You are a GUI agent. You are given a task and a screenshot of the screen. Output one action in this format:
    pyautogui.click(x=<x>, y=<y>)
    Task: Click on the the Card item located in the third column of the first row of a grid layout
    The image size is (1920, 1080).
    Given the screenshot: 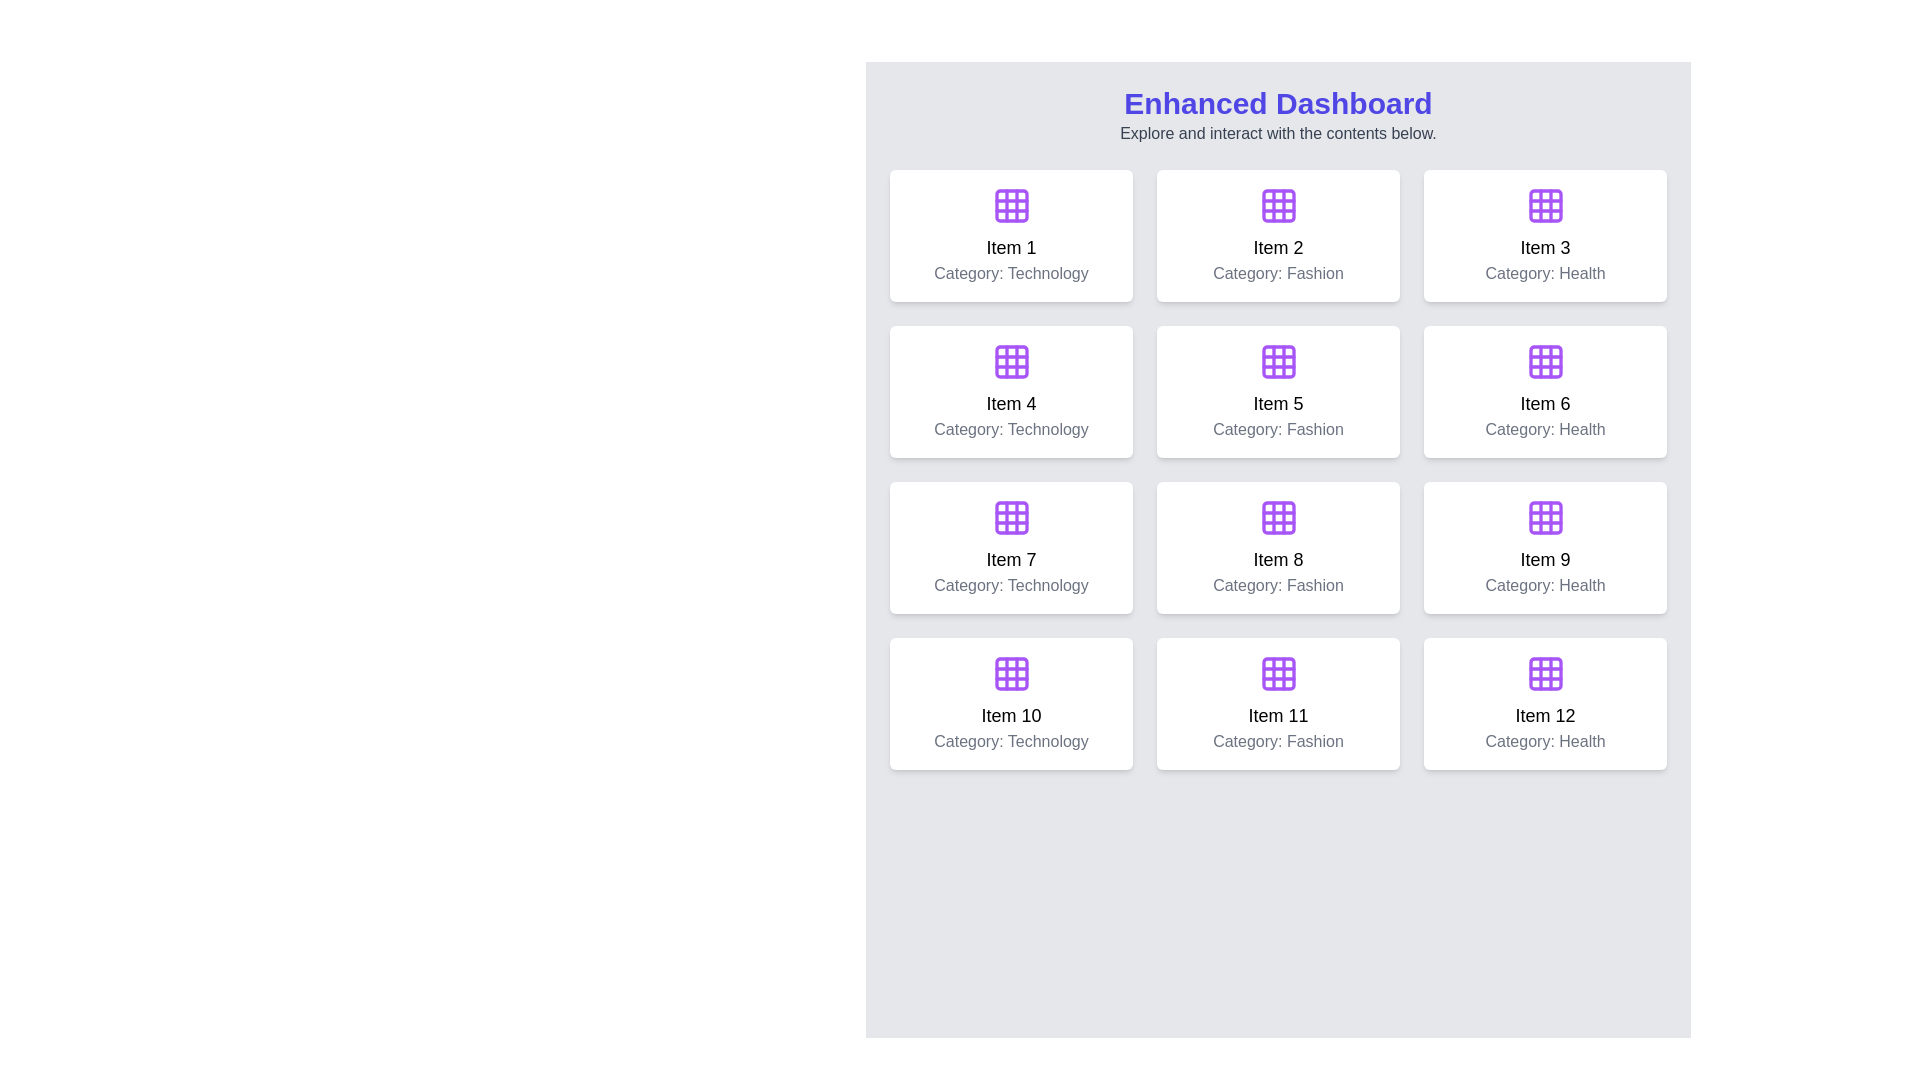 What is the action you would take?
    pyautogui.click(x=1544, y=234)
    